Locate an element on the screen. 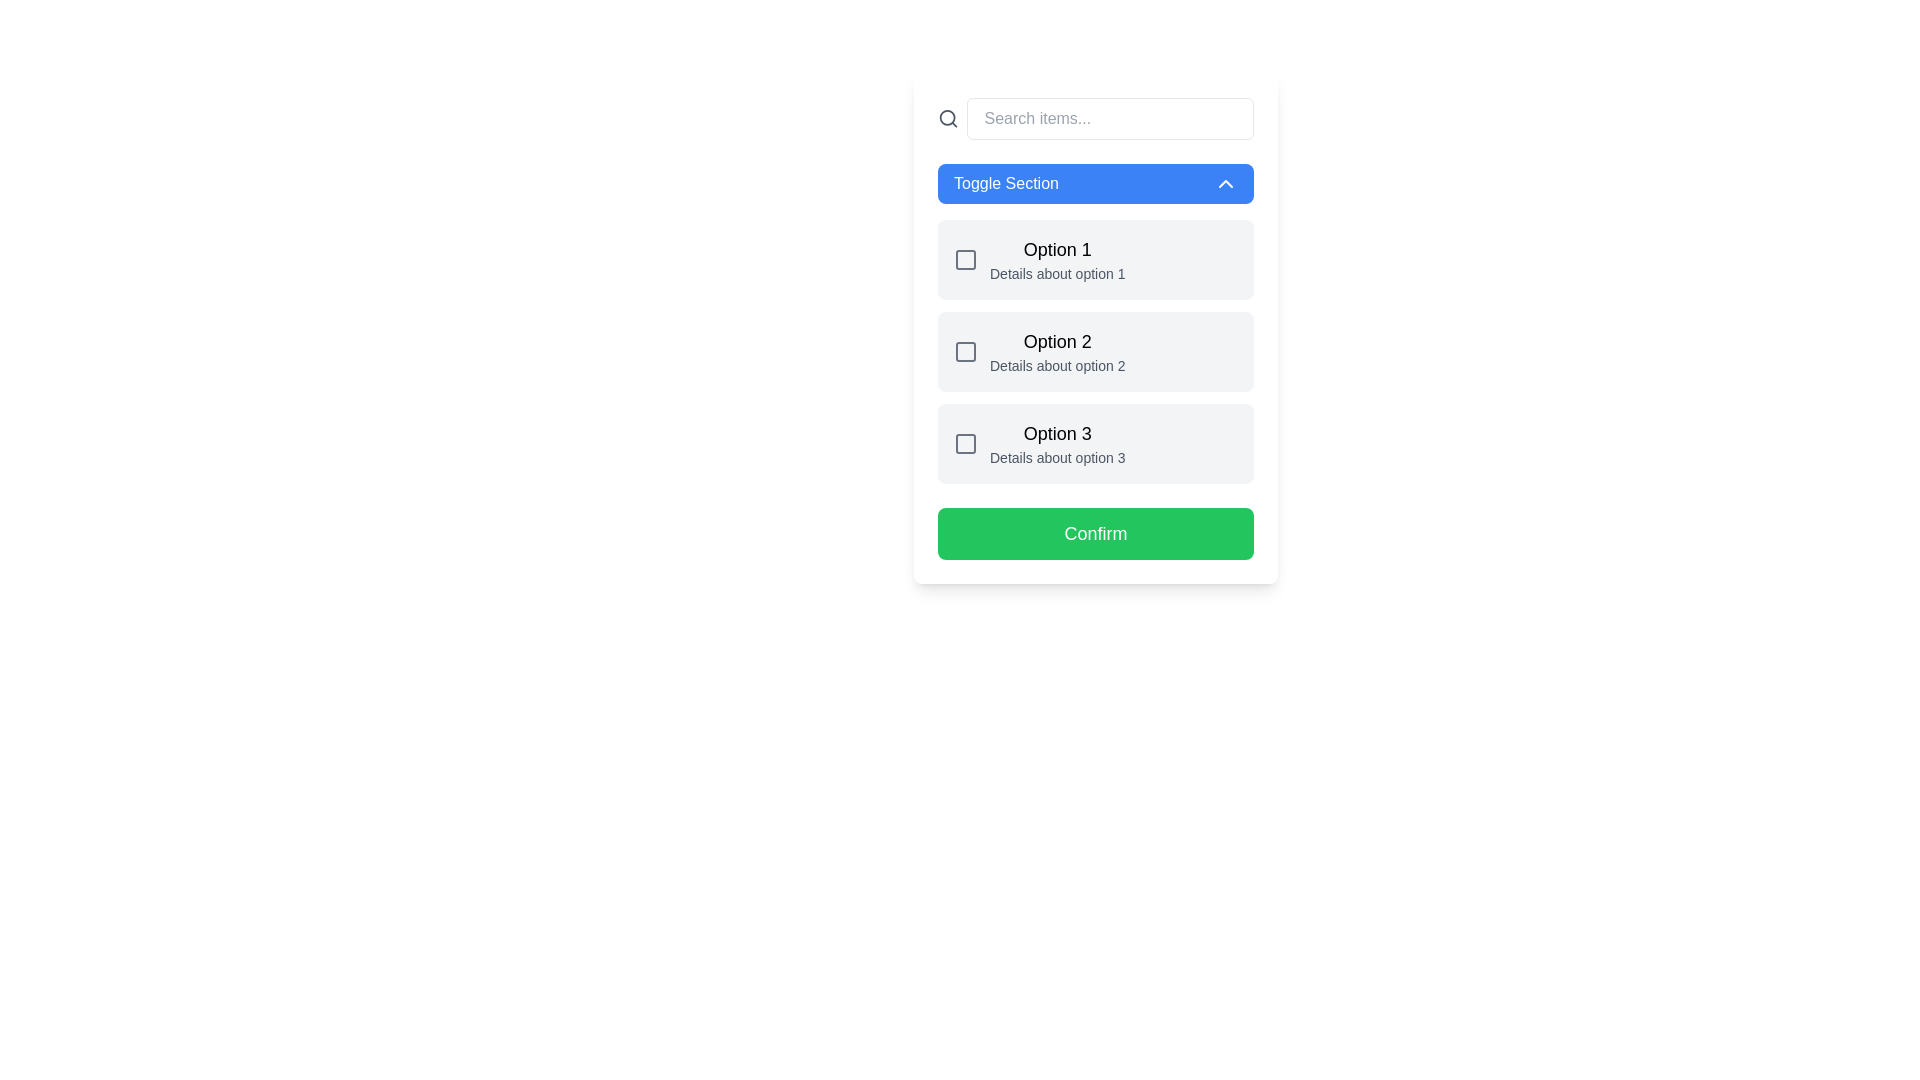 The width and height of the screenshot is (1920, 1080). the confirmation button located at the bottom of the modal dialog is located at coordinates (1094, 532).